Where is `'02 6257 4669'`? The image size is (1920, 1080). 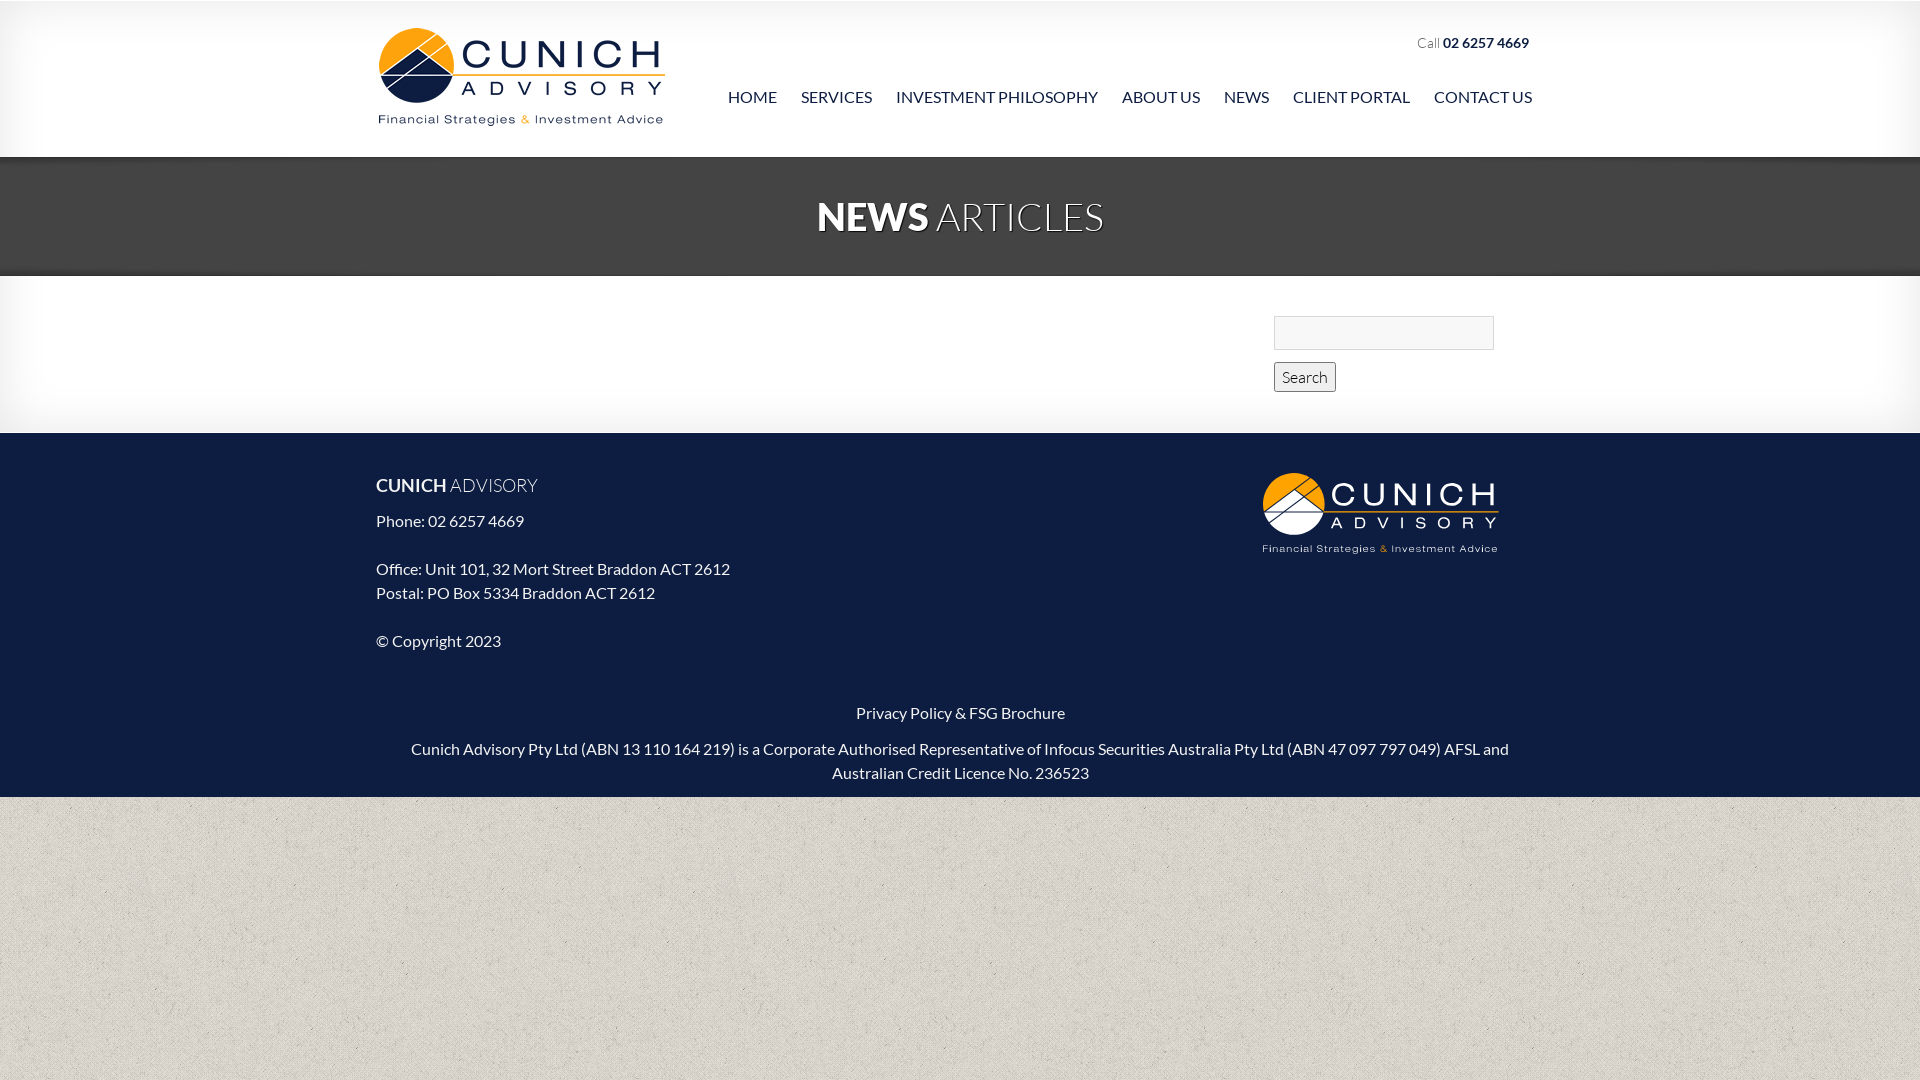 '02 6257 4669' is located at coordinates (1443, 42).